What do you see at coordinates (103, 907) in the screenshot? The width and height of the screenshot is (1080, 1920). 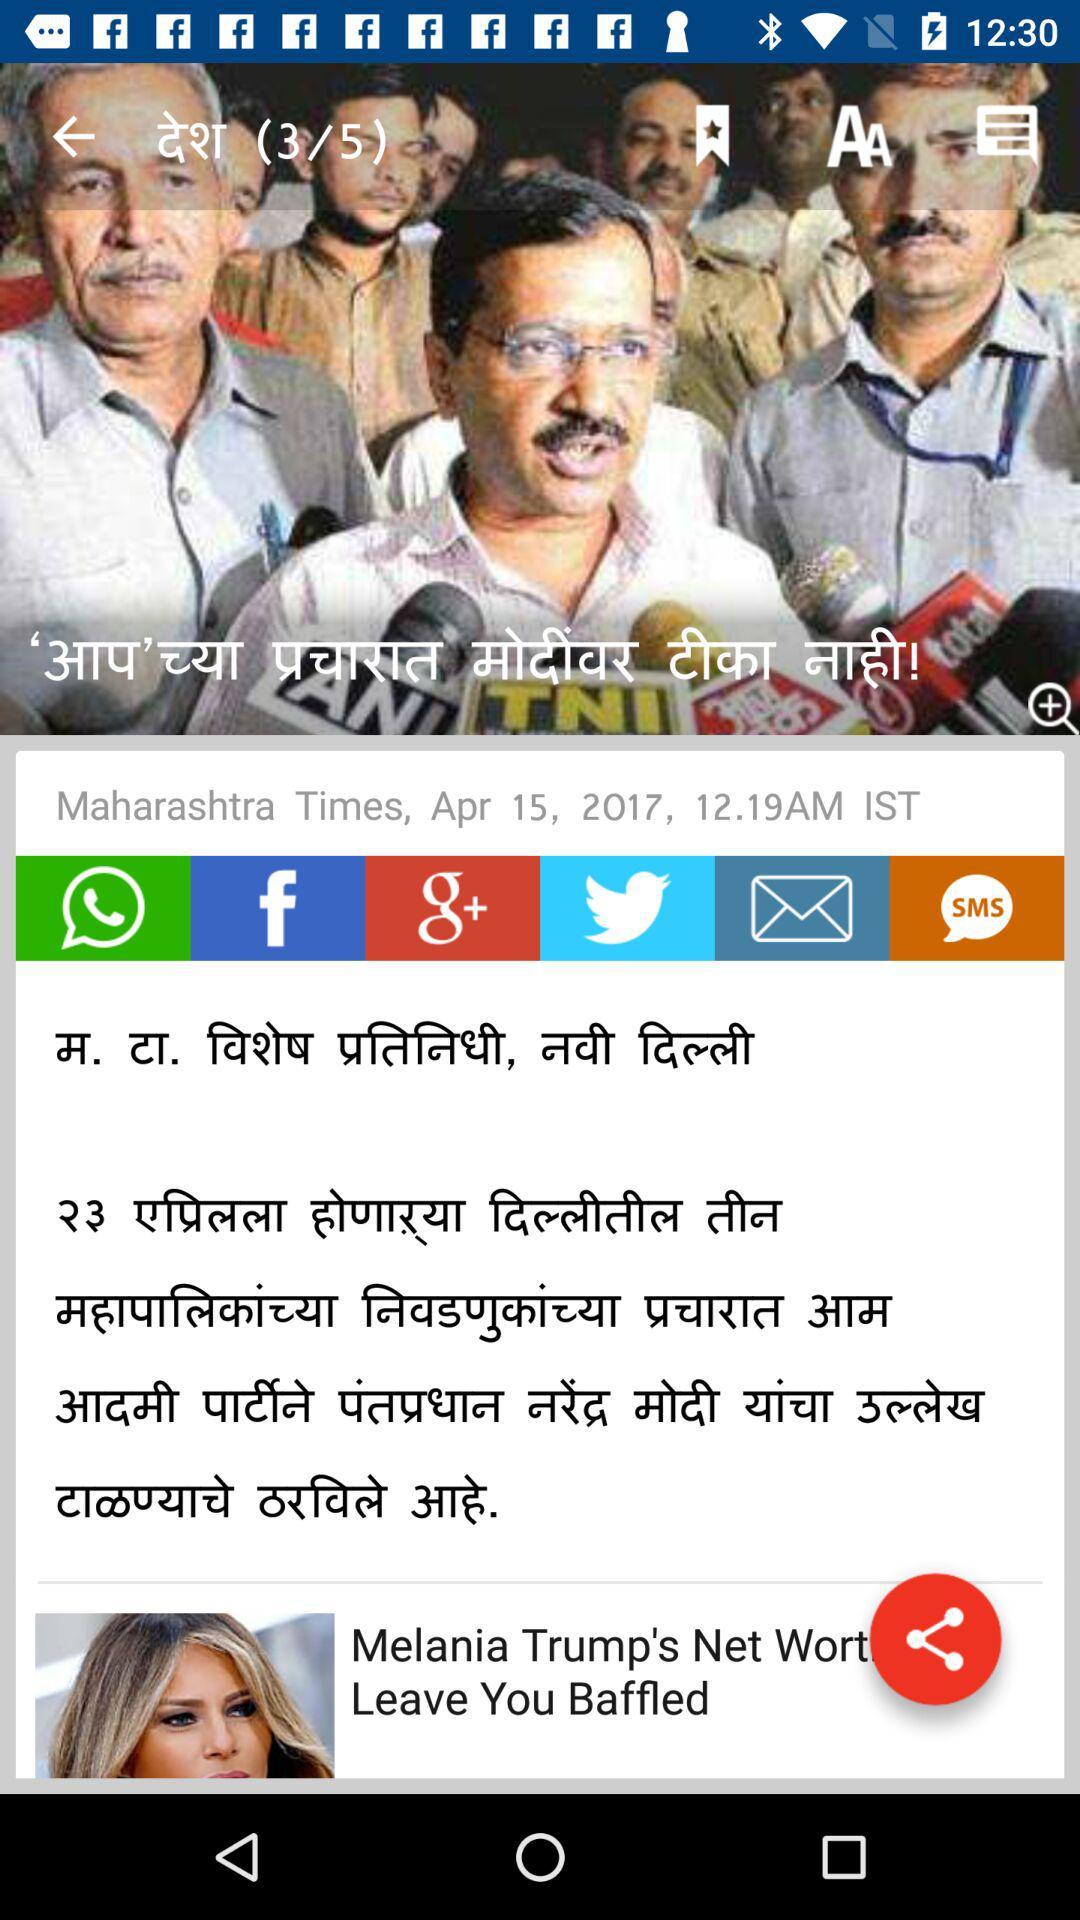 I see `share the article` at bounding box center [103, 907].